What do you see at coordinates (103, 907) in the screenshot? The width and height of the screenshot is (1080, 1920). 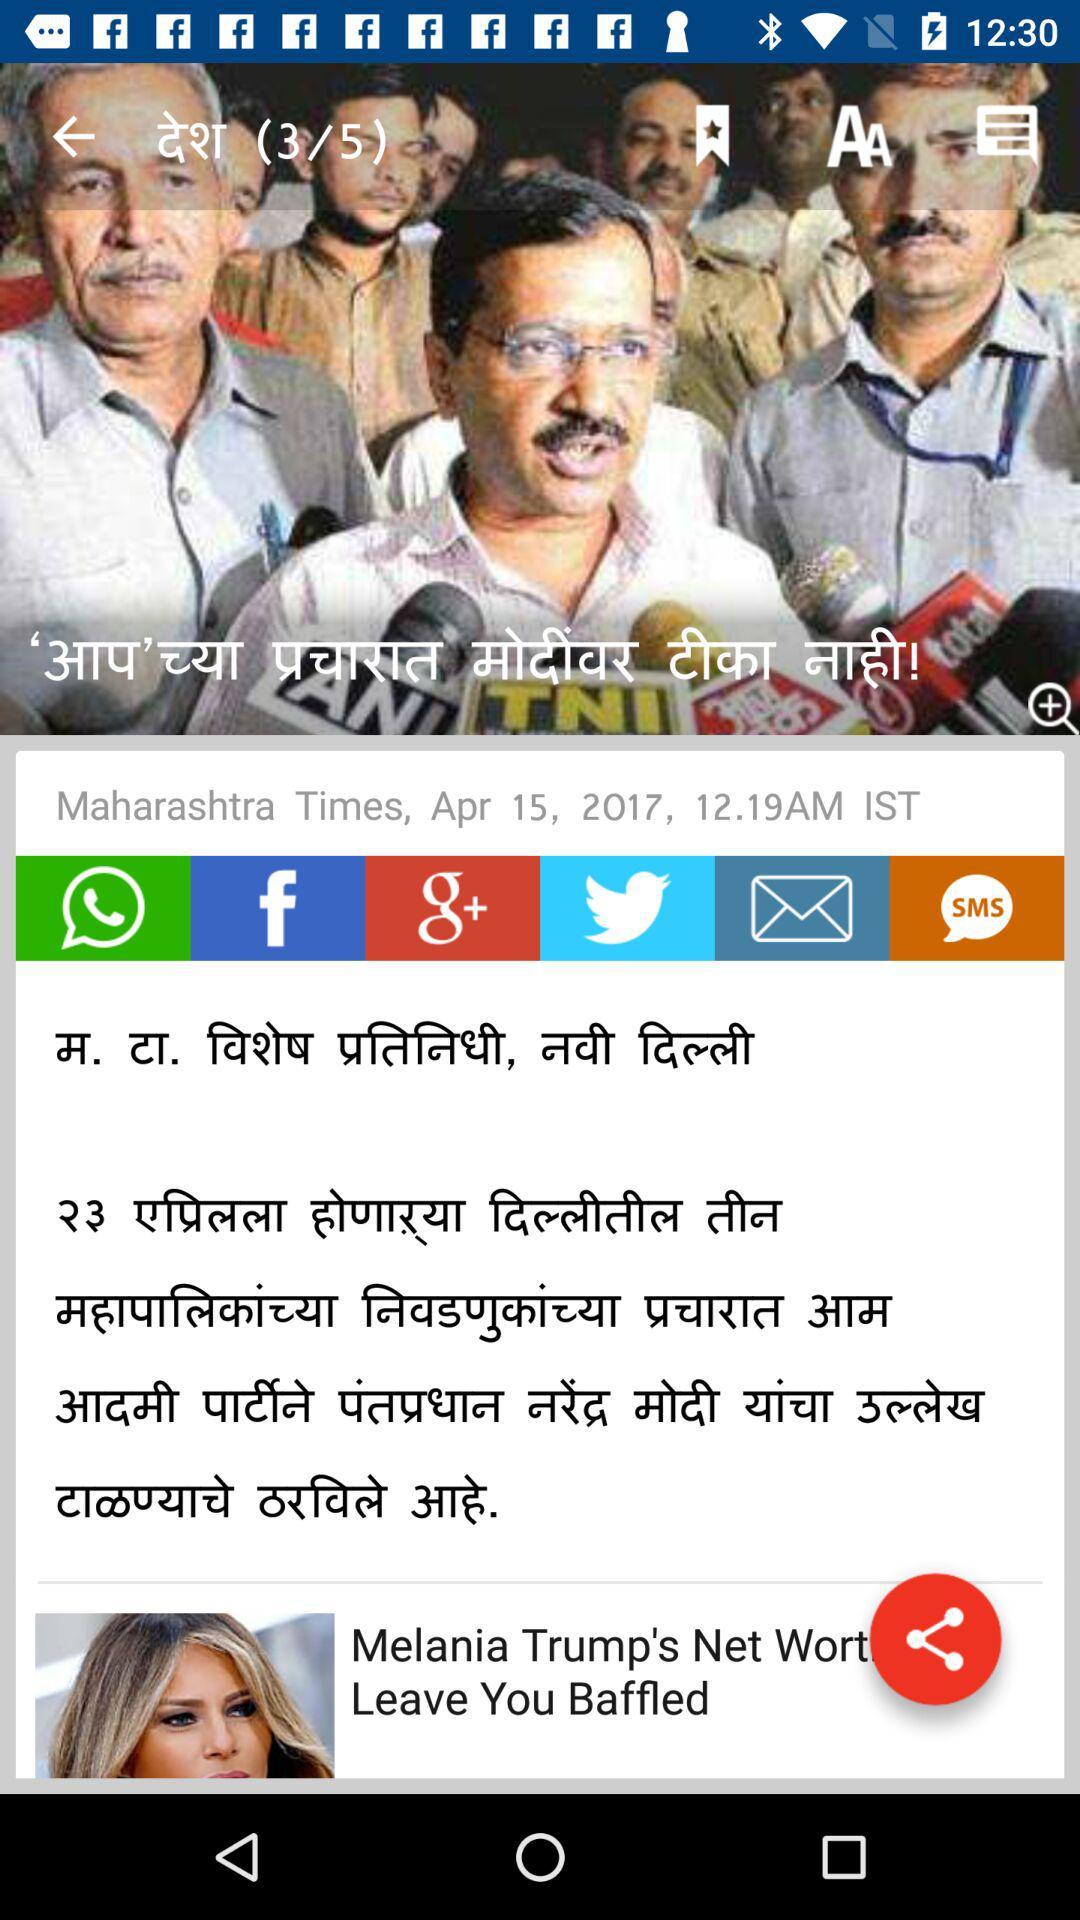 I see `share the article` at bounding box center [103, 907].